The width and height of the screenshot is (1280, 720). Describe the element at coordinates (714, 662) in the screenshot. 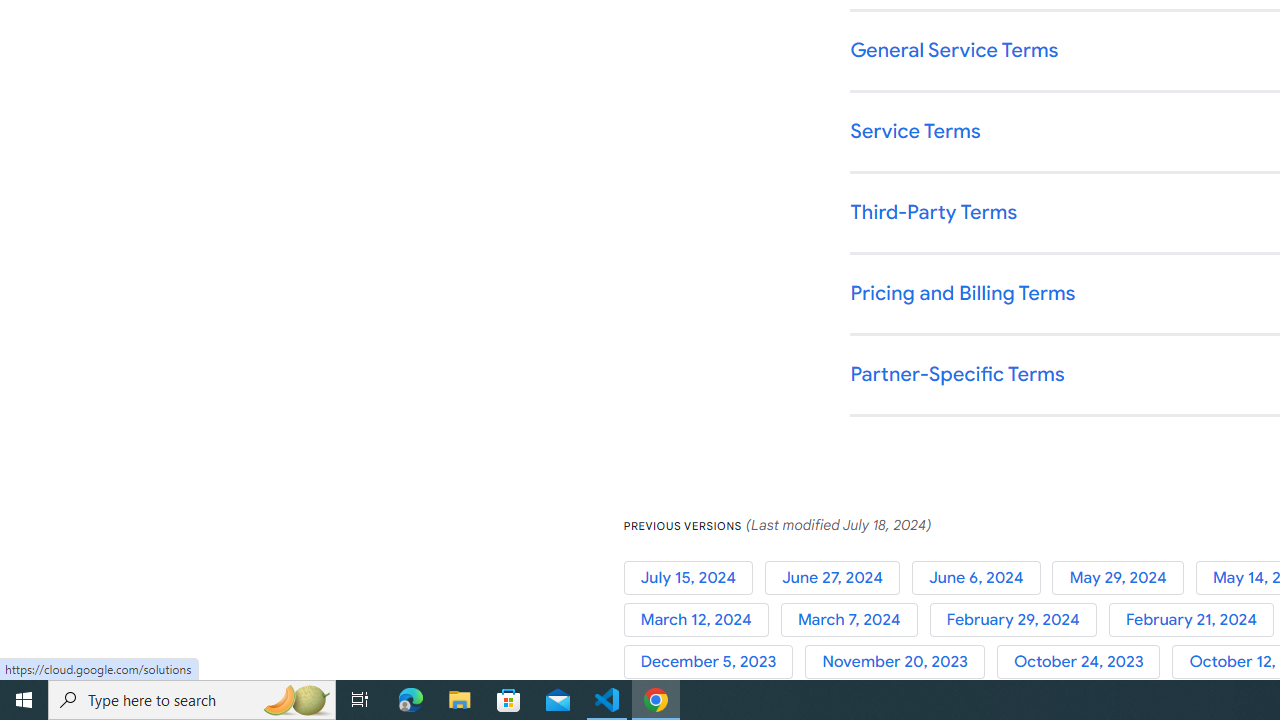

I see `'December 5, 2023'` at that location.